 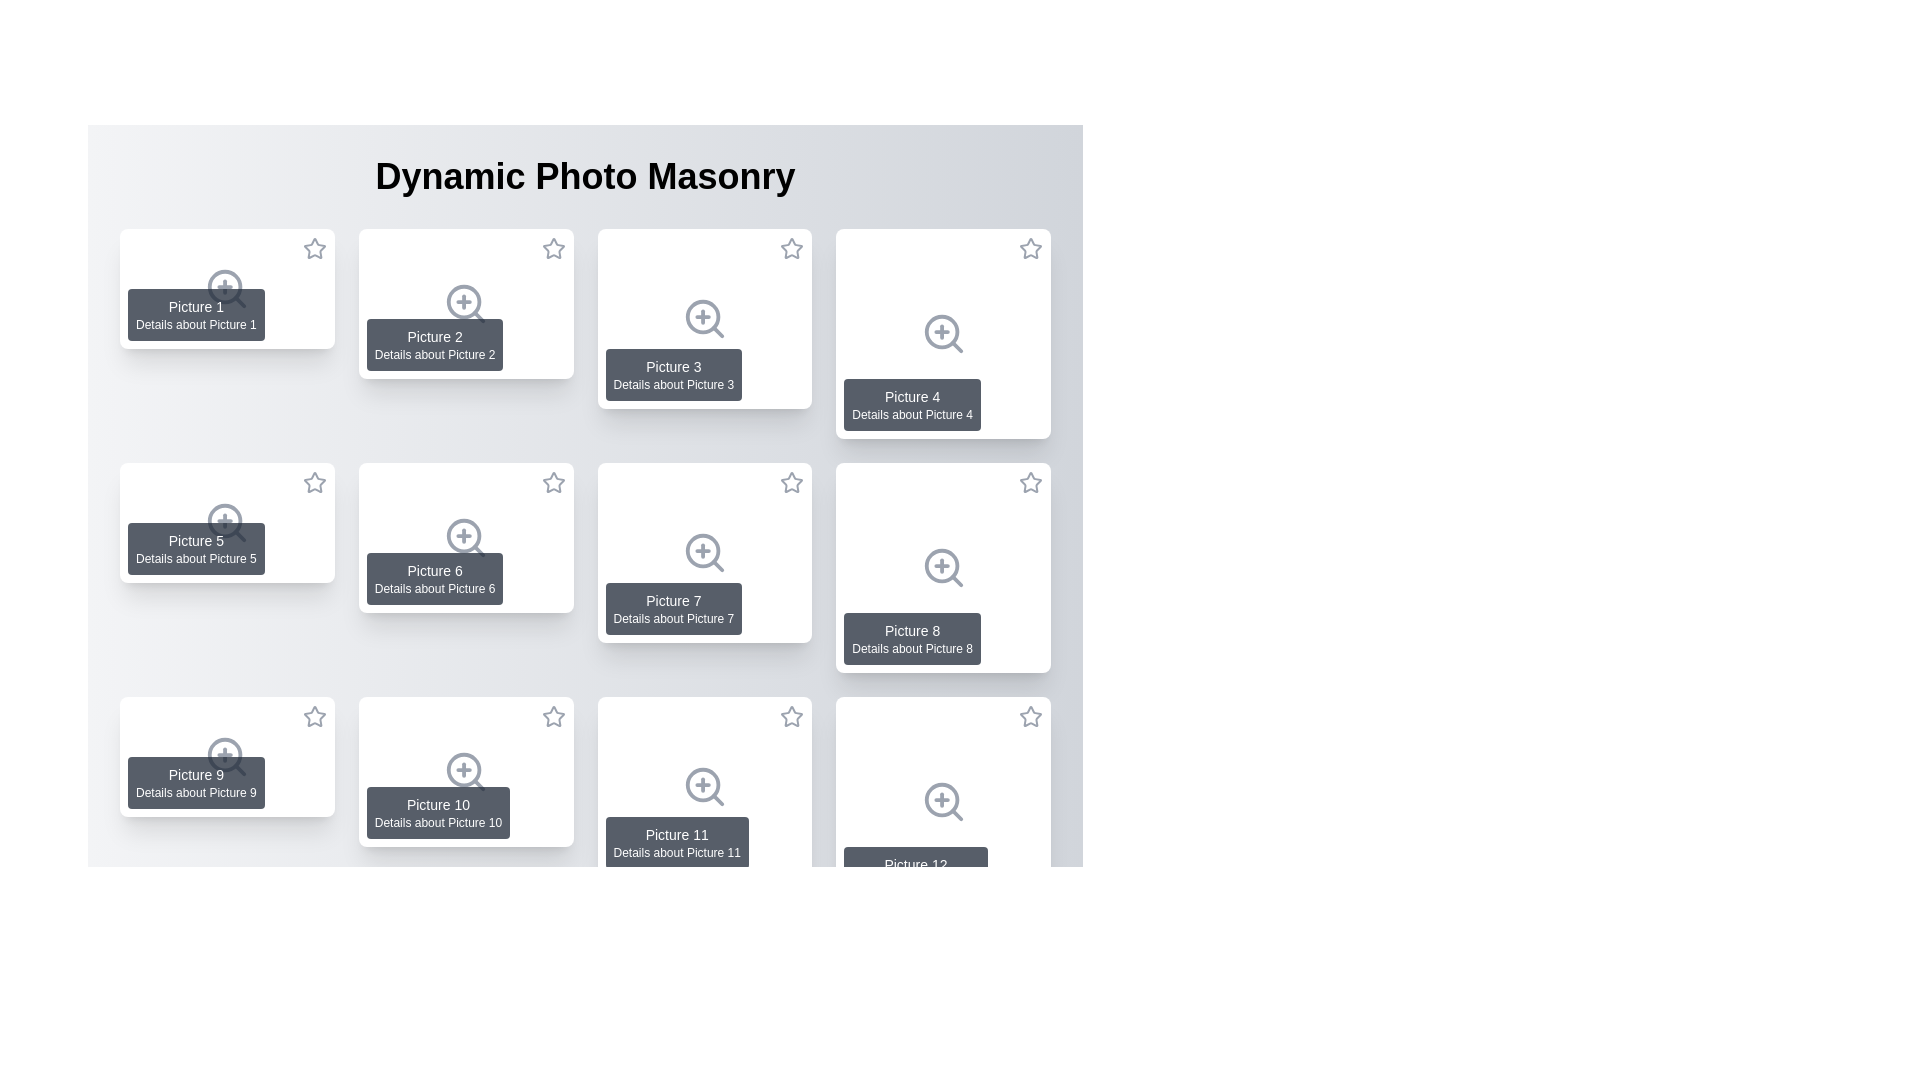 I want to click on text label that reads 'Details about Picture 7', which is located beneath the title 'Picture 7' in the caption area of the seventh picture, so click(x=673, y=617).